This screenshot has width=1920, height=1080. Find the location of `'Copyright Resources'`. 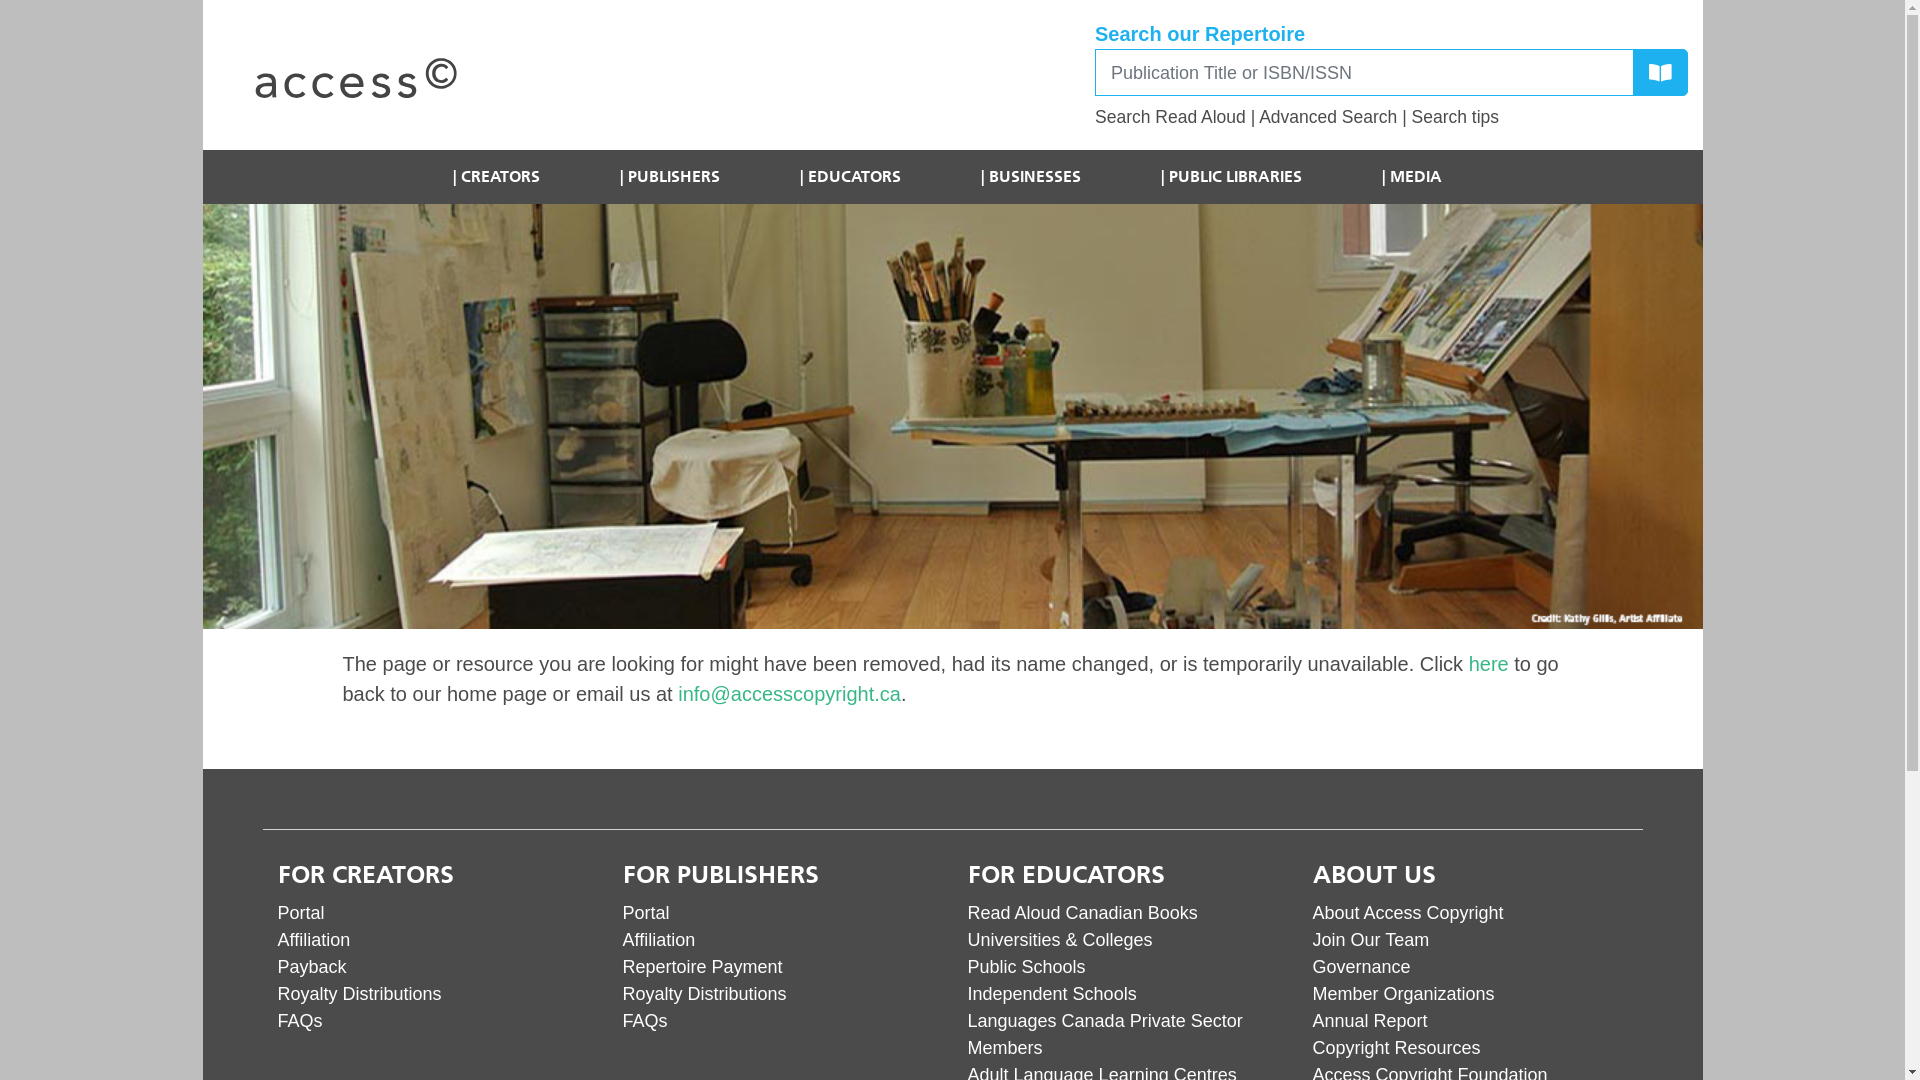

'Copyright Resources' is located at coordinates (1395, 1047).